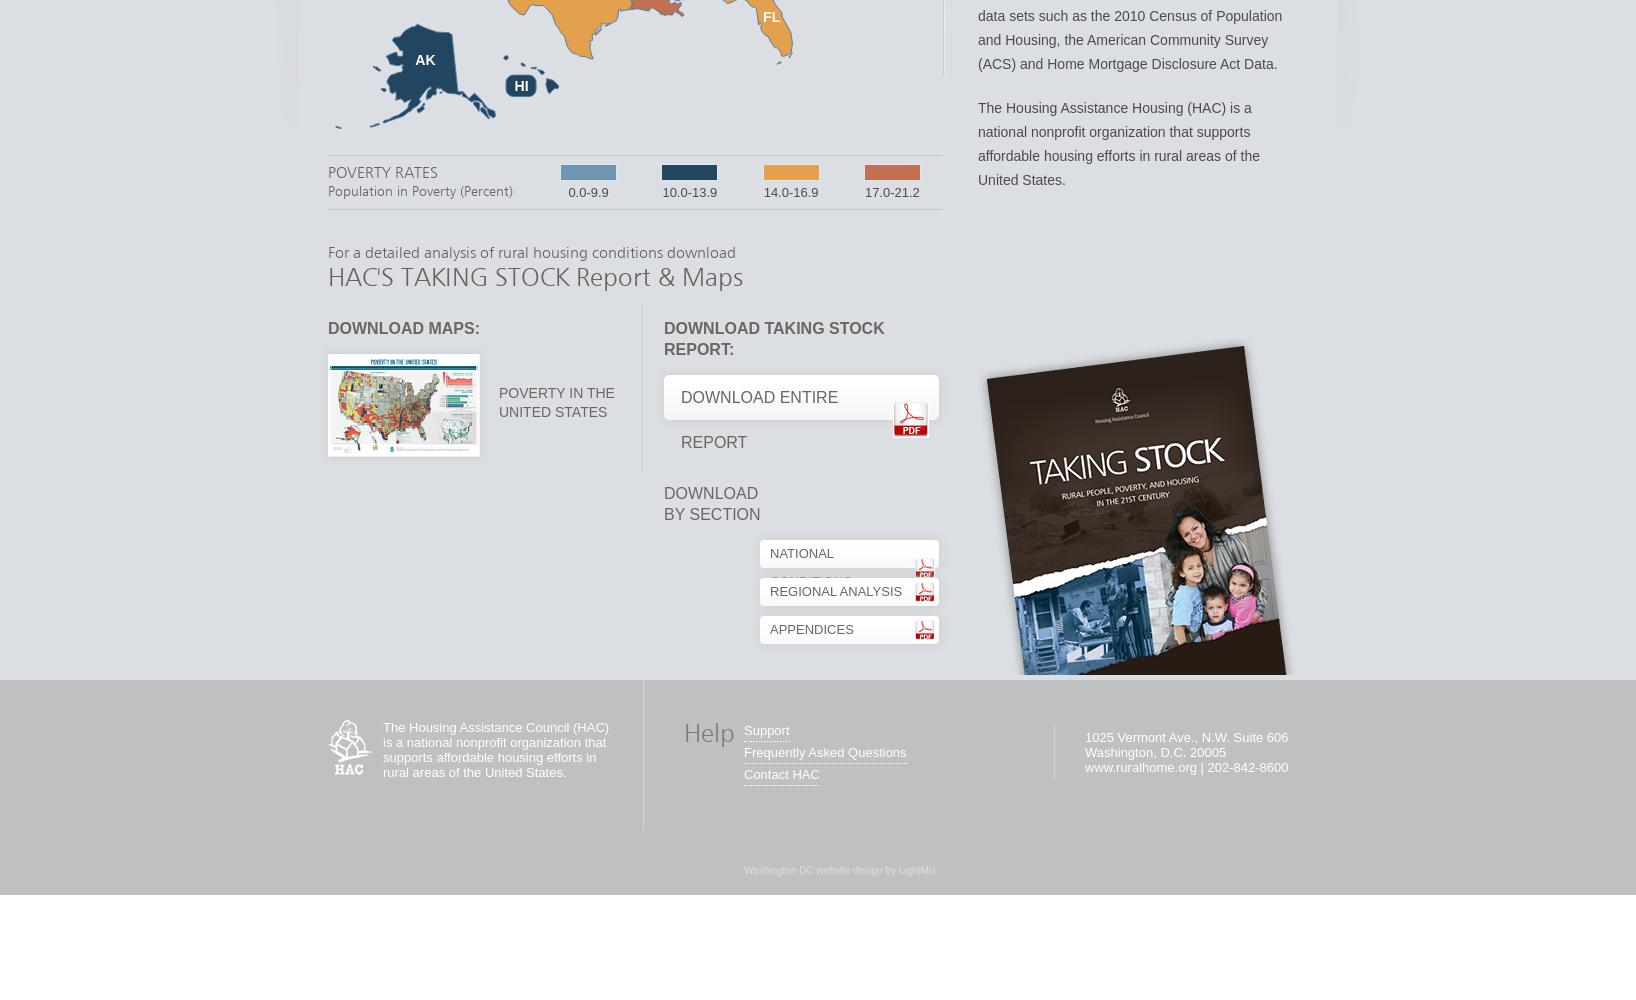 The height and width of the screenshot is (1000, 1636). What do you see at coordinates (521, 85) in the screenshot?
I see `'HI'` at bounding box center [521, 85].